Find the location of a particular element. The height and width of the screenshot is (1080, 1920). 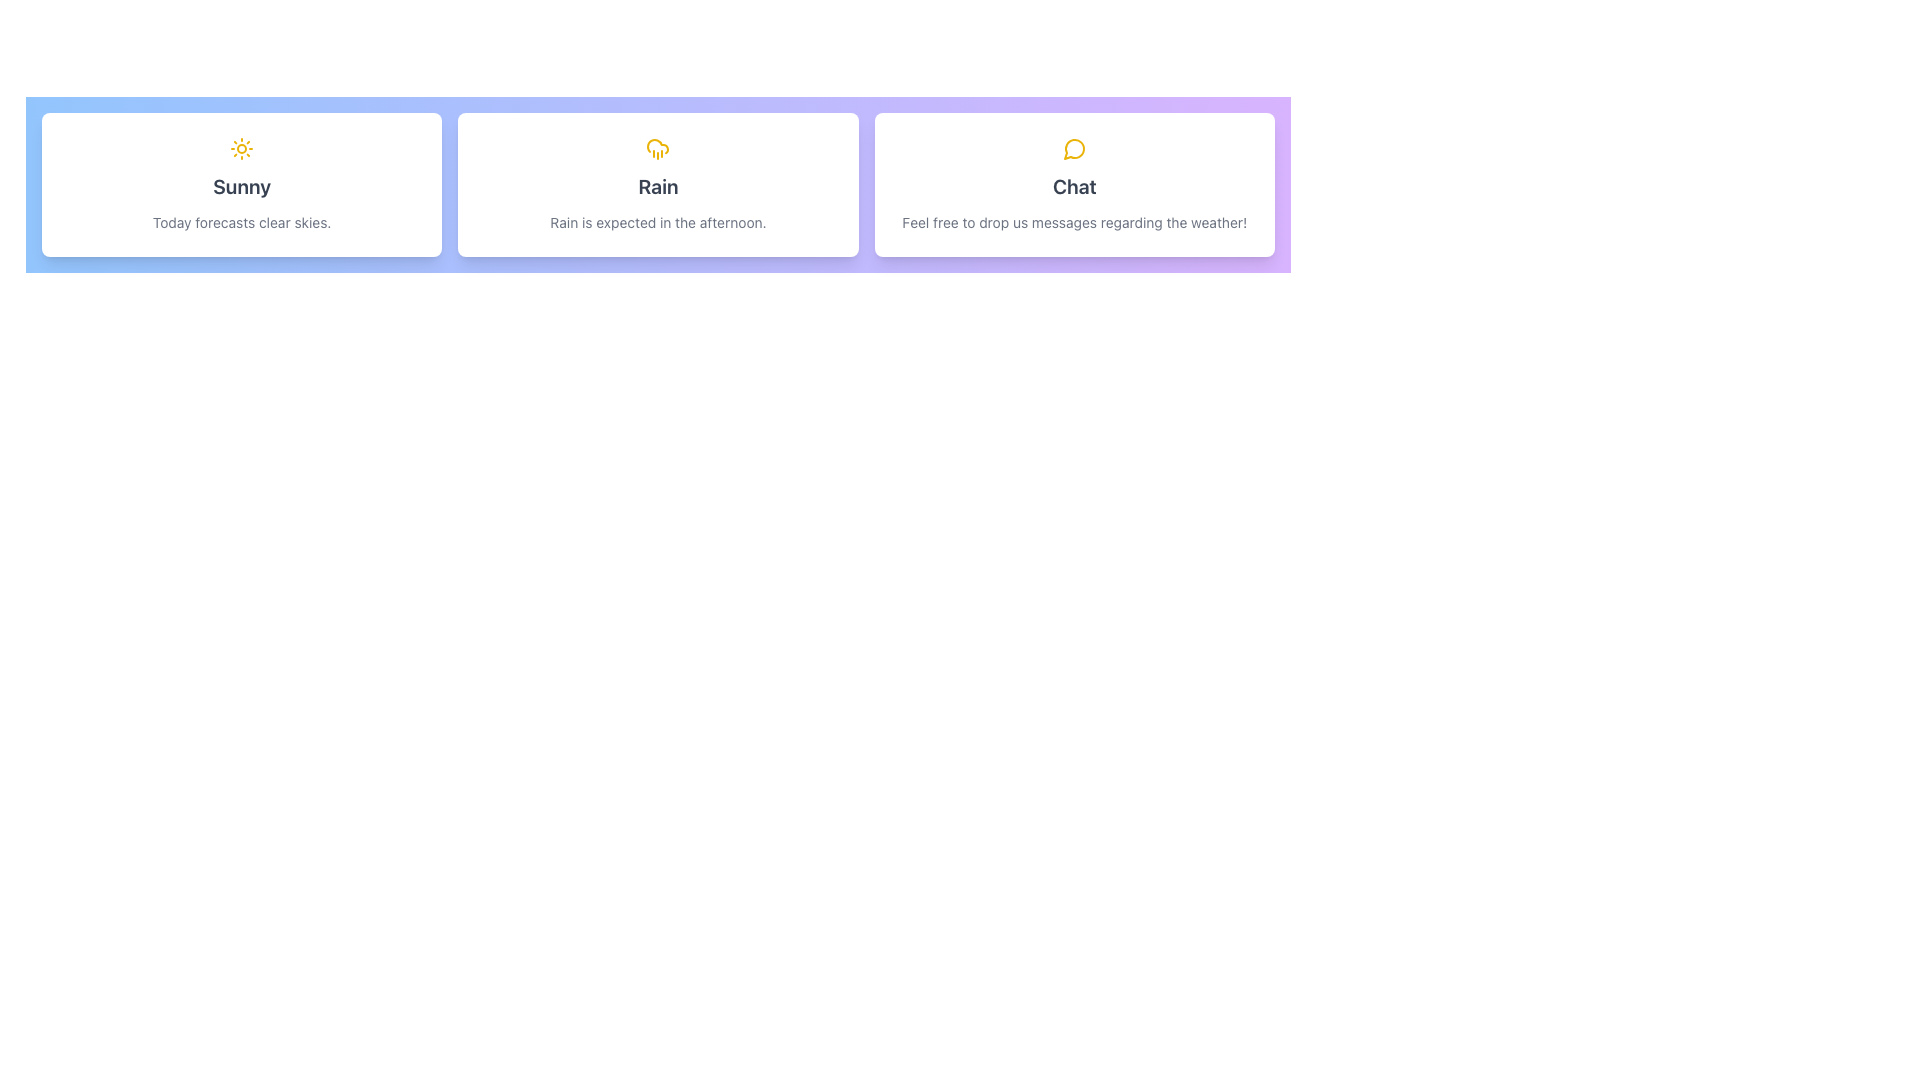

the text label that serves as a heading for the card with a purple gradient background, located at the top-central position of the rightmost card is located at coordinates (1073, 186).